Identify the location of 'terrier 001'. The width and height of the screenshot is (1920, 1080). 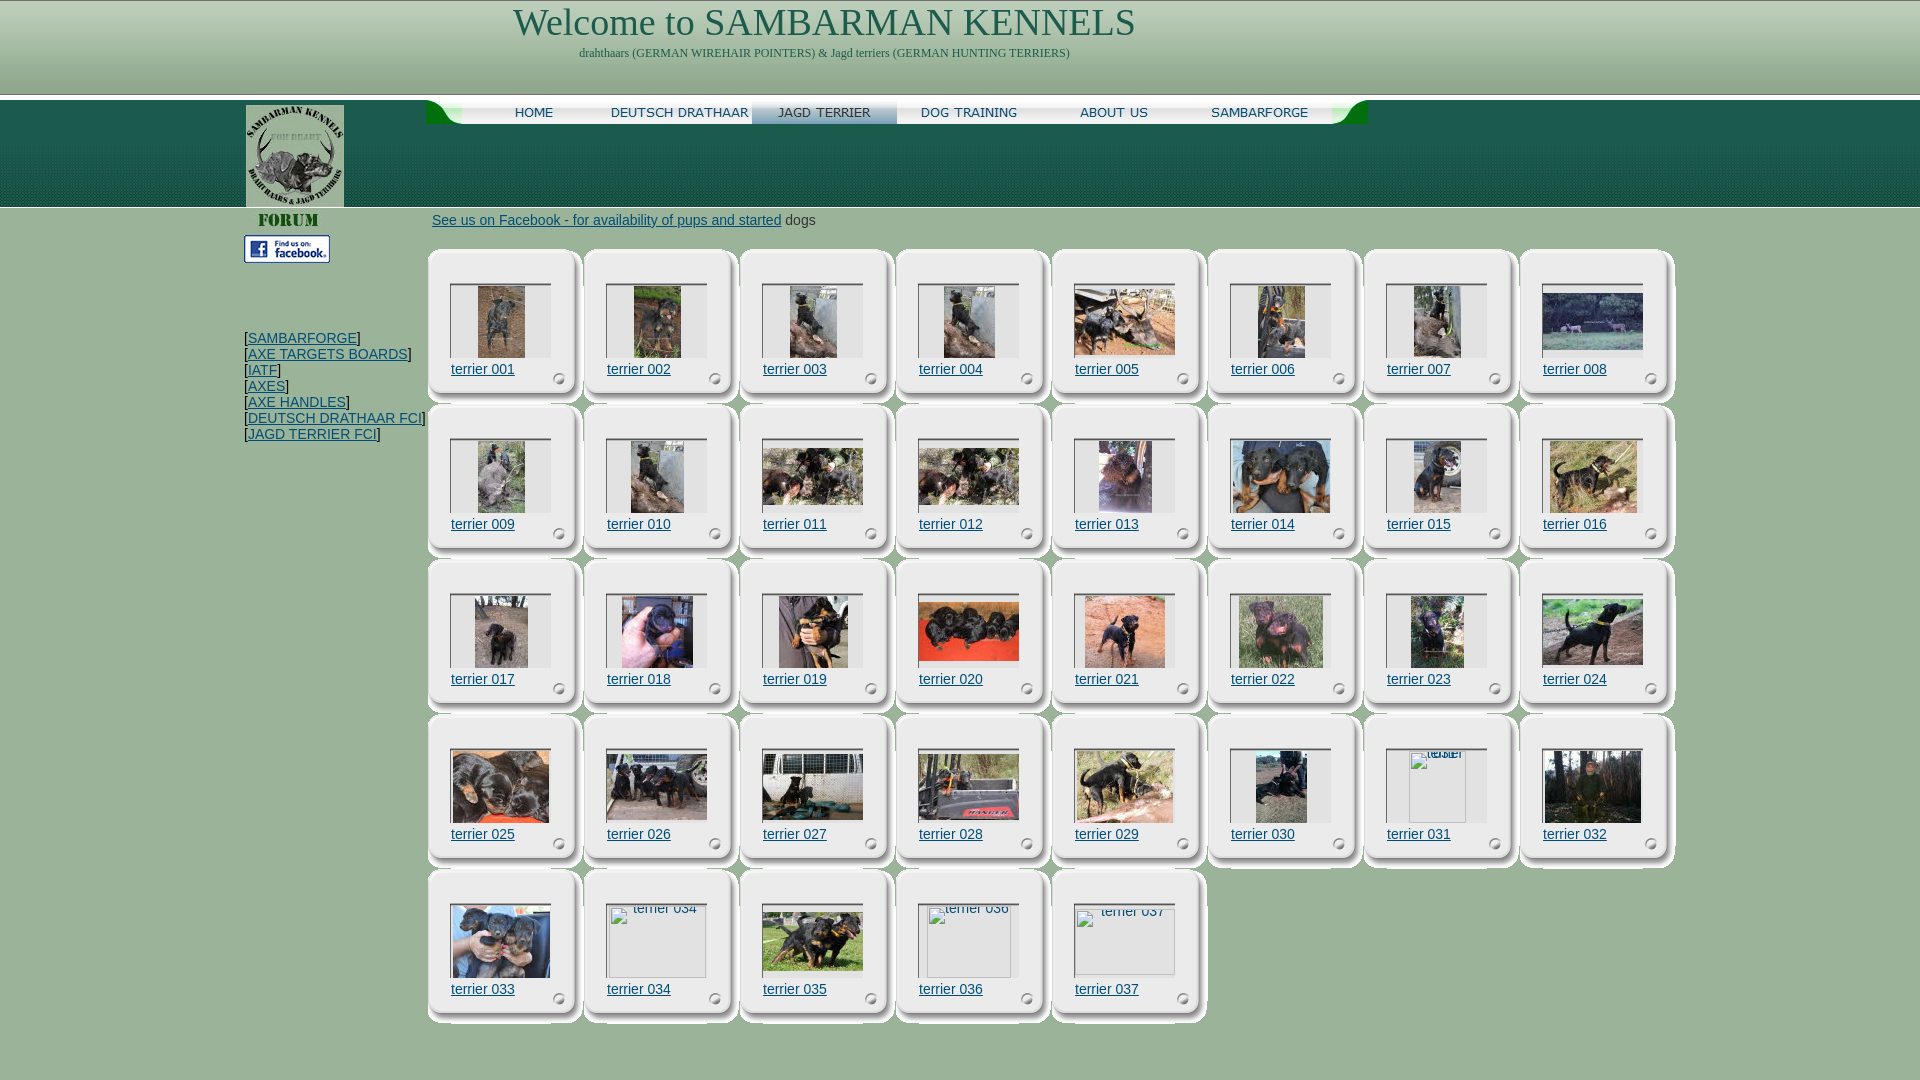
(483, 369).